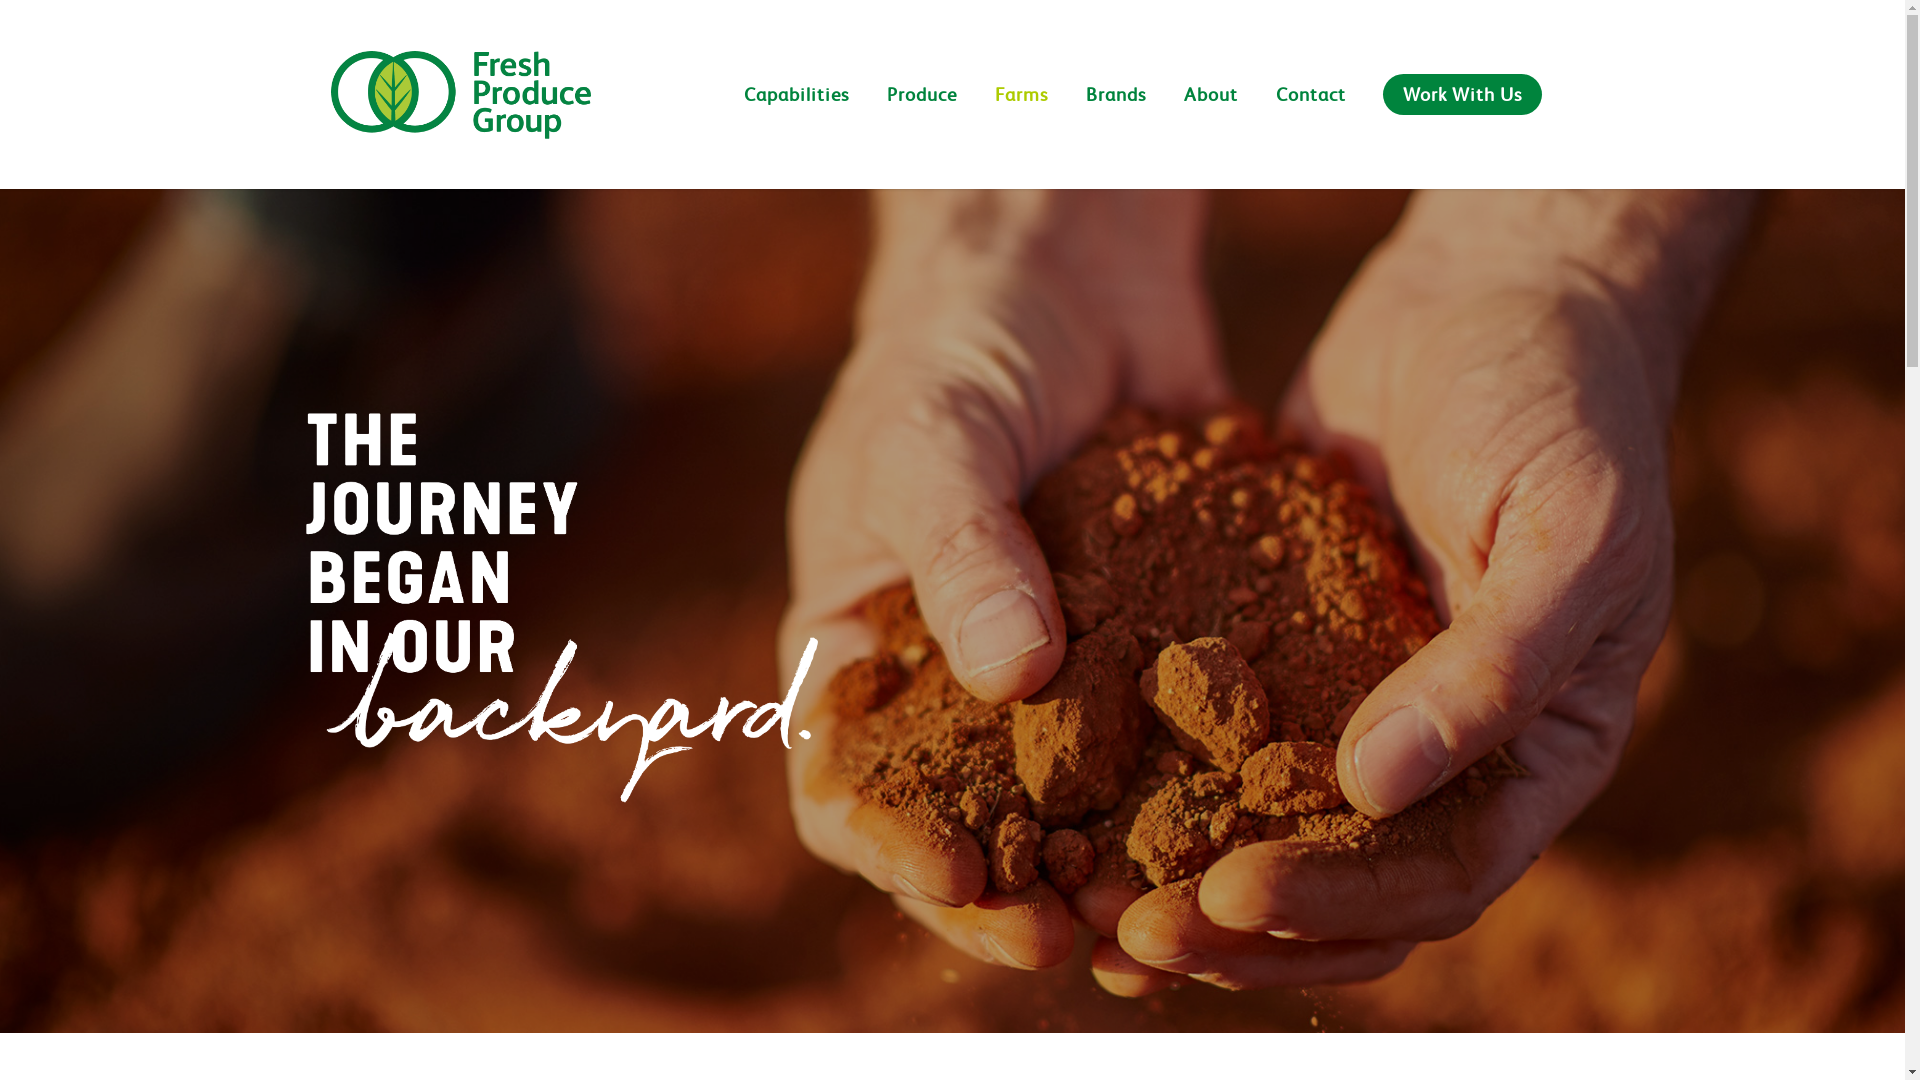  Describe the element at coordinates (1256, 119) in the screenshot. I see `'Contact'` at that location.